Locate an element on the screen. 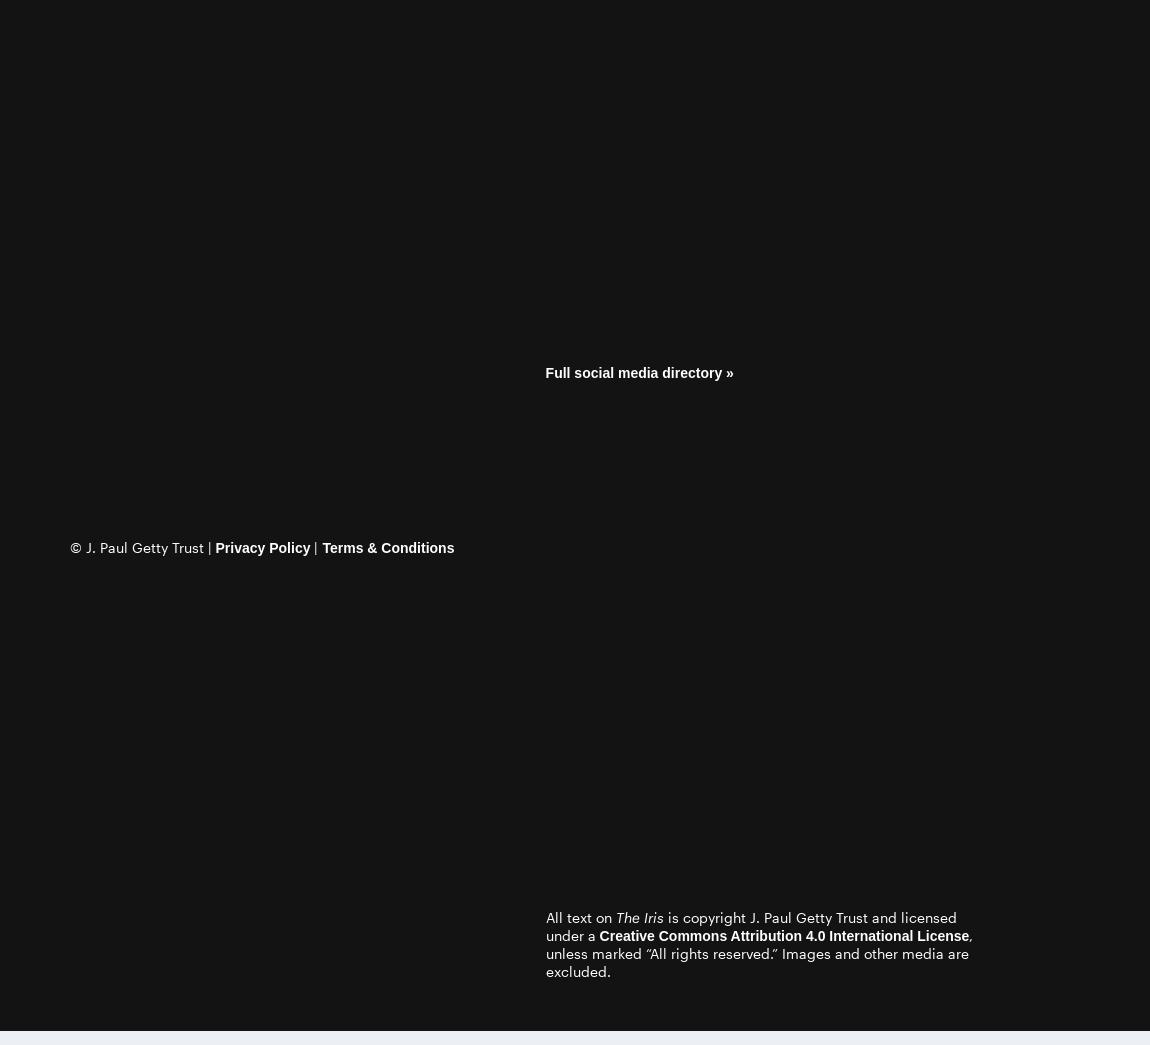 The image size is (1150, 1045). ', unless marked “All rights reserved.” Images and other media are excluded.' is located at coordinates (758, 952).